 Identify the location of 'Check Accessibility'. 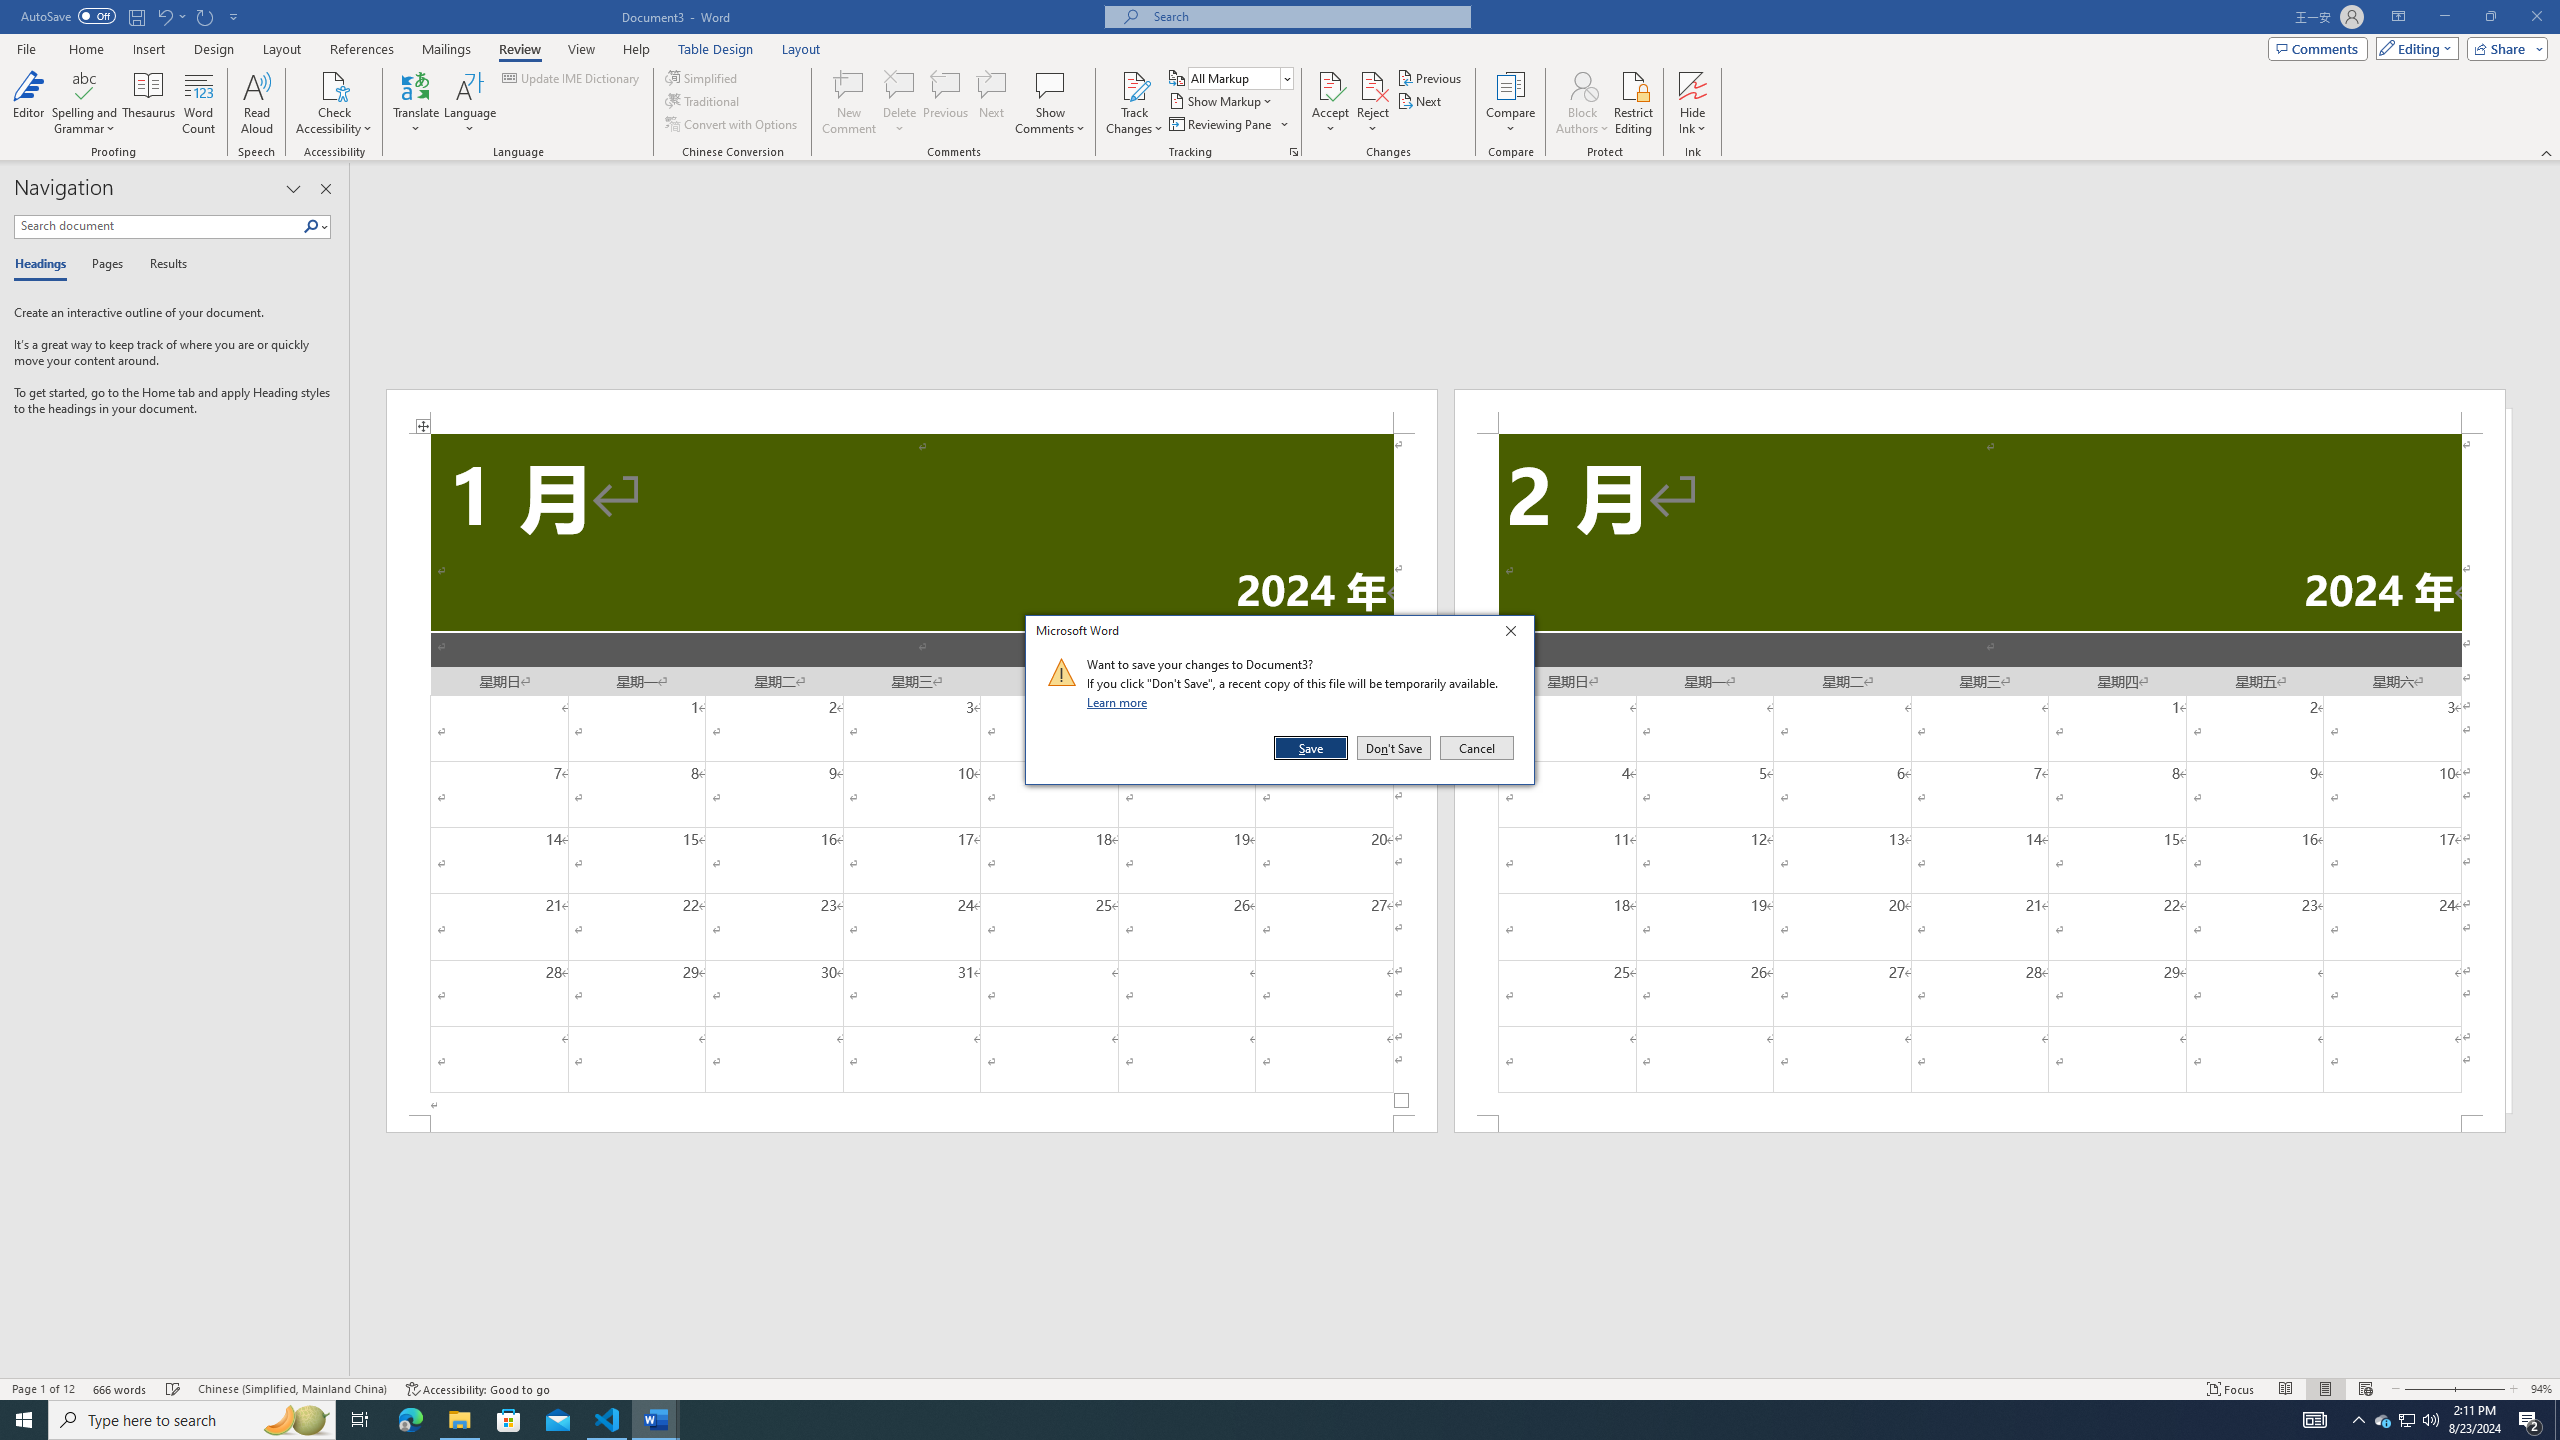
(334, 84).